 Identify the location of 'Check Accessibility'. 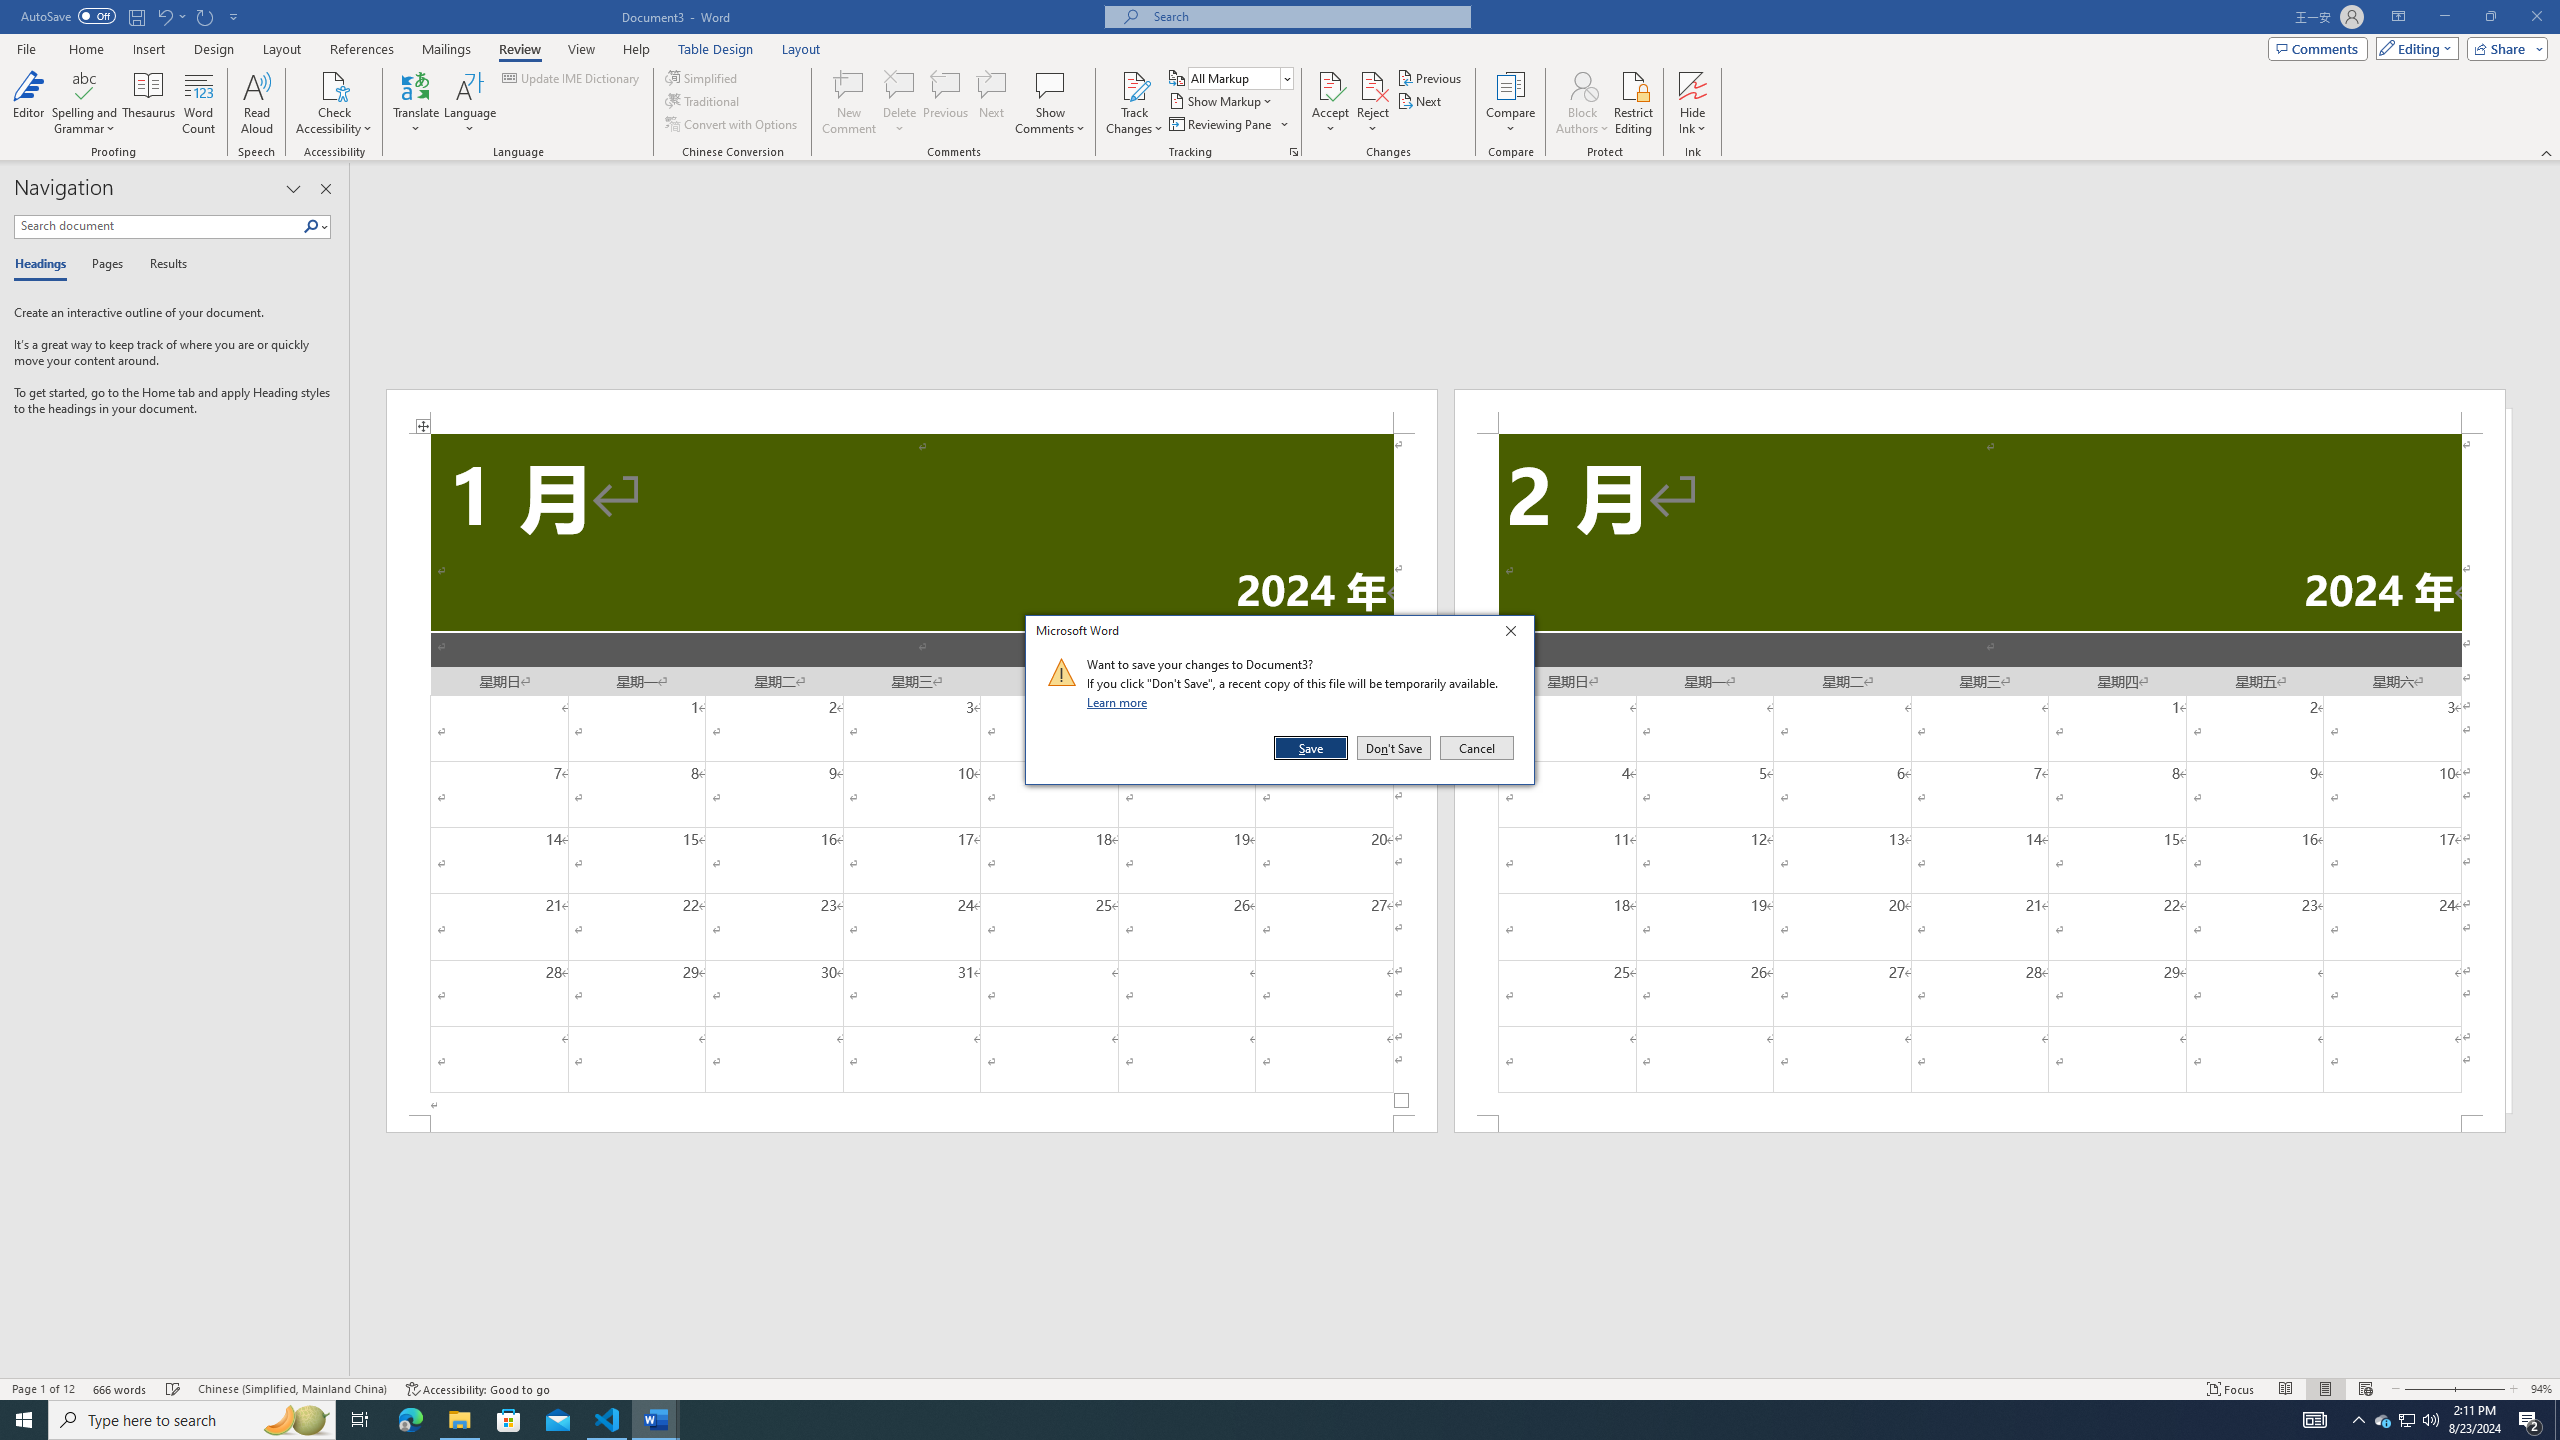
(334, 84).